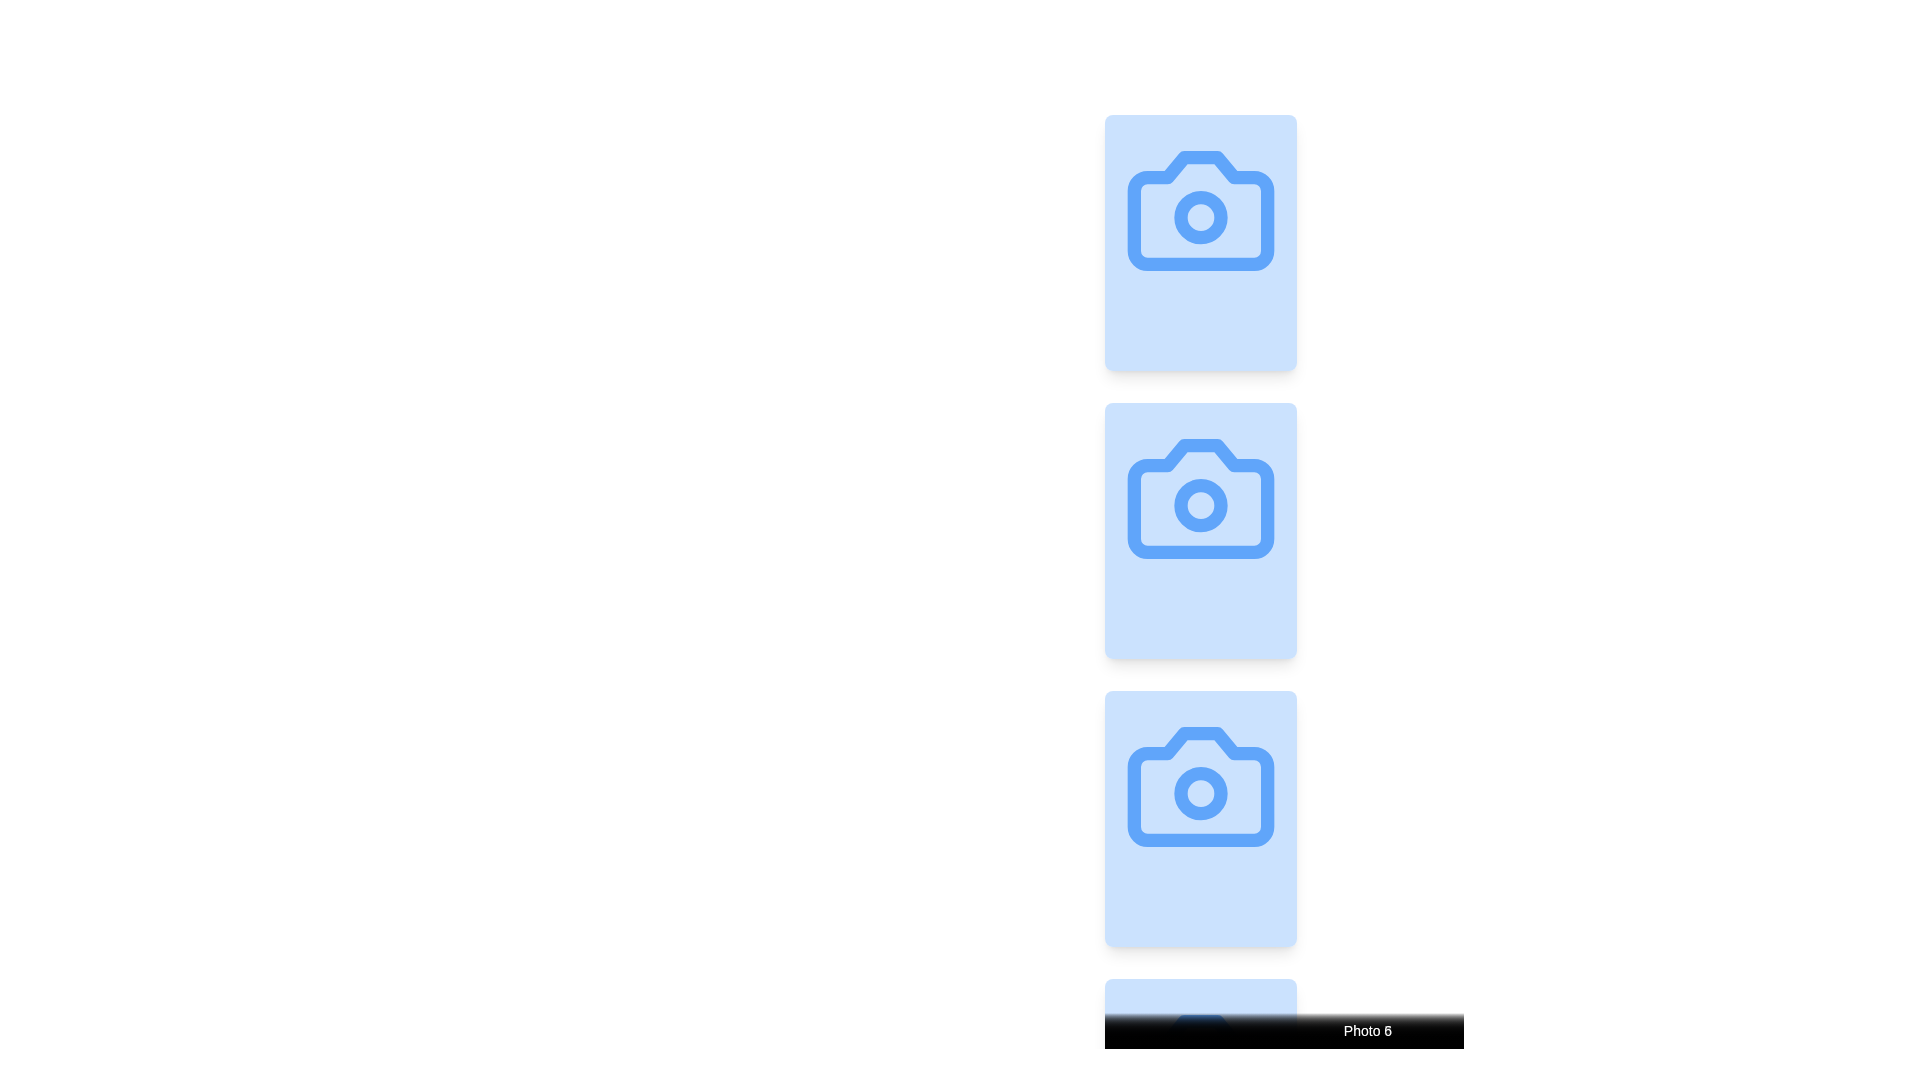 Image resolution: width=1920 pixels, height=1080 pixels. I want to click on the Image Card representing 'Photo 1', which is the first item in a vertically stacked list at the top of the column, so click(1200, 242).